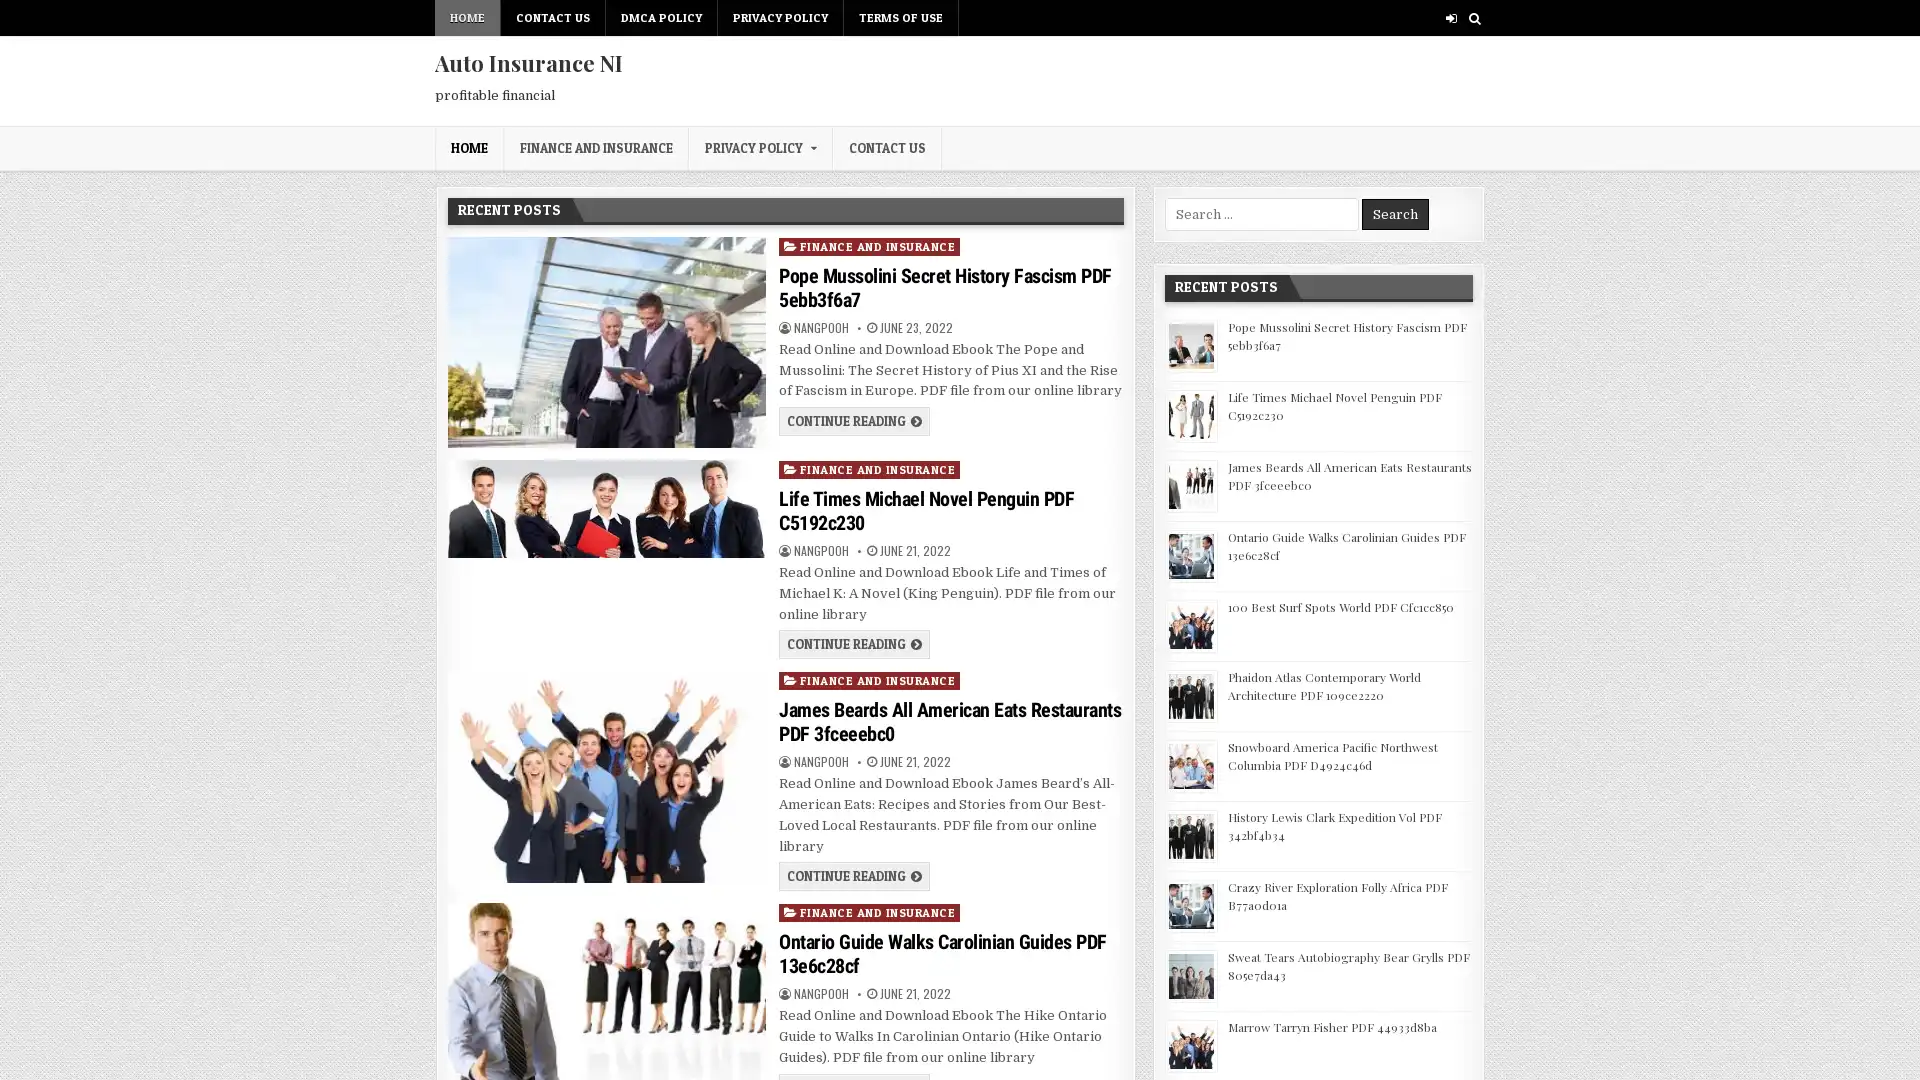  I want to click on Search, so click(1394, 214).